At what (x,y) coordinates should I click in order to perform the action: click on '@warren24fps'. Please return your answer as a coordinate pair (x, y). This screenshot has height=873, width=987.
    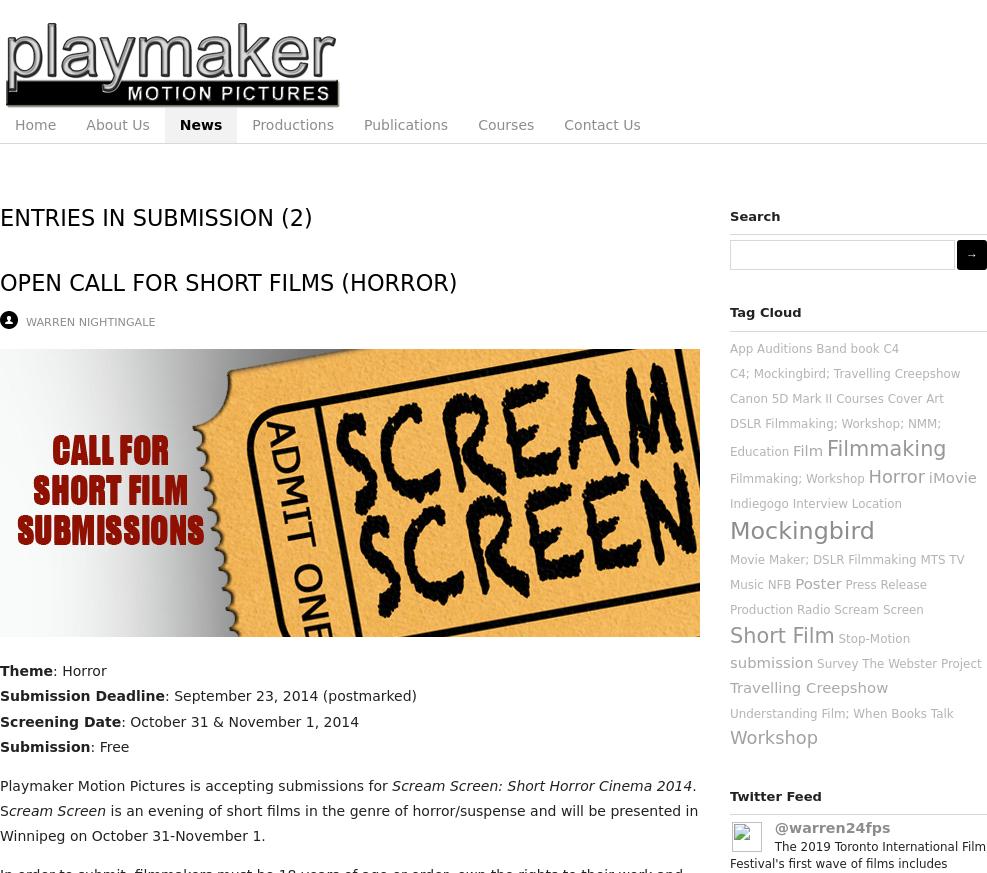
    Looking at the image, I should click on (832, 826).